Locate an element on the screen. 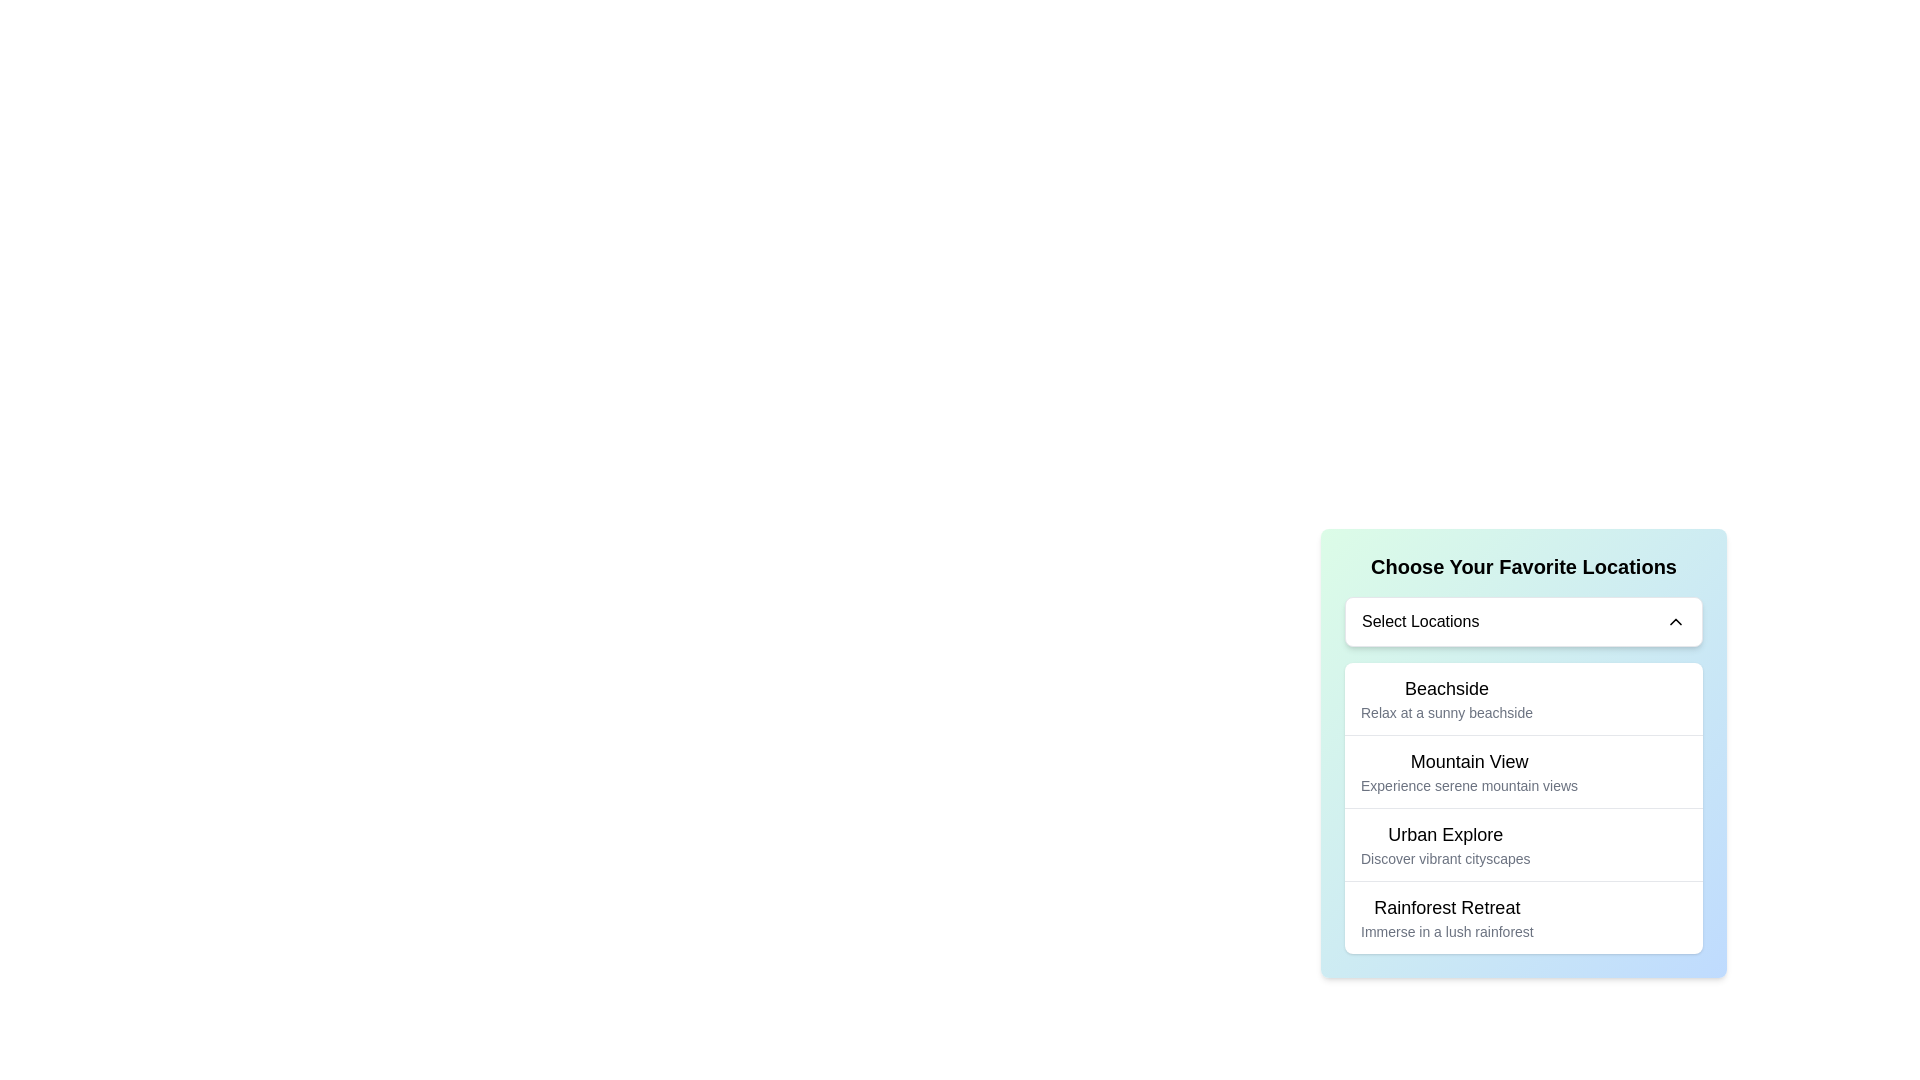 This screenshot has height=1080, width=1920. the text 'Rainforest Retreat' is located at coordinates (1447, 907).